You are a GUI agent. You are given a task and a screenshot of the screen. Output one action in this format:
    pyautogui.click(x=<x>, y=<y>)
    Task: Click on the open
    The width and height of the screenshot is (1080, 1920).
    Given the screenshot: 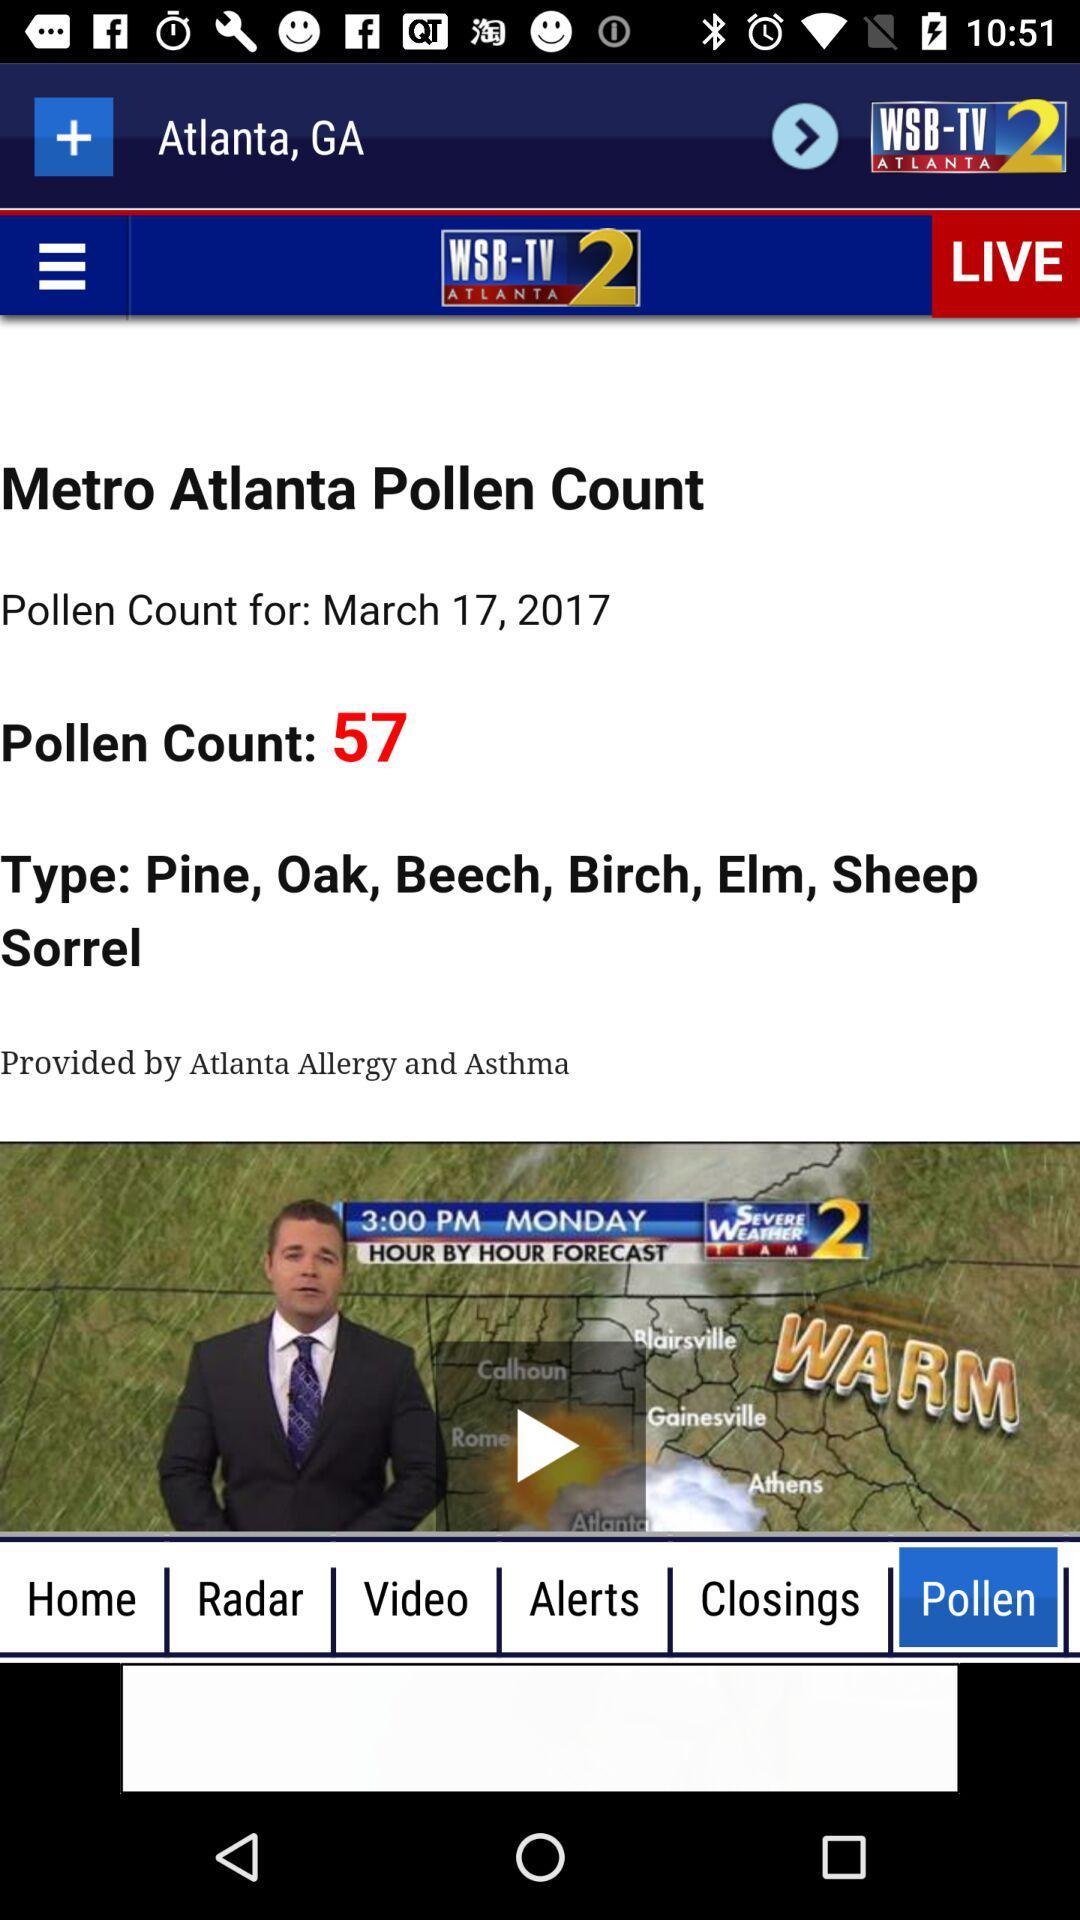 What is the action you would take?
    pyautogui.click(x=967, y=135)
    